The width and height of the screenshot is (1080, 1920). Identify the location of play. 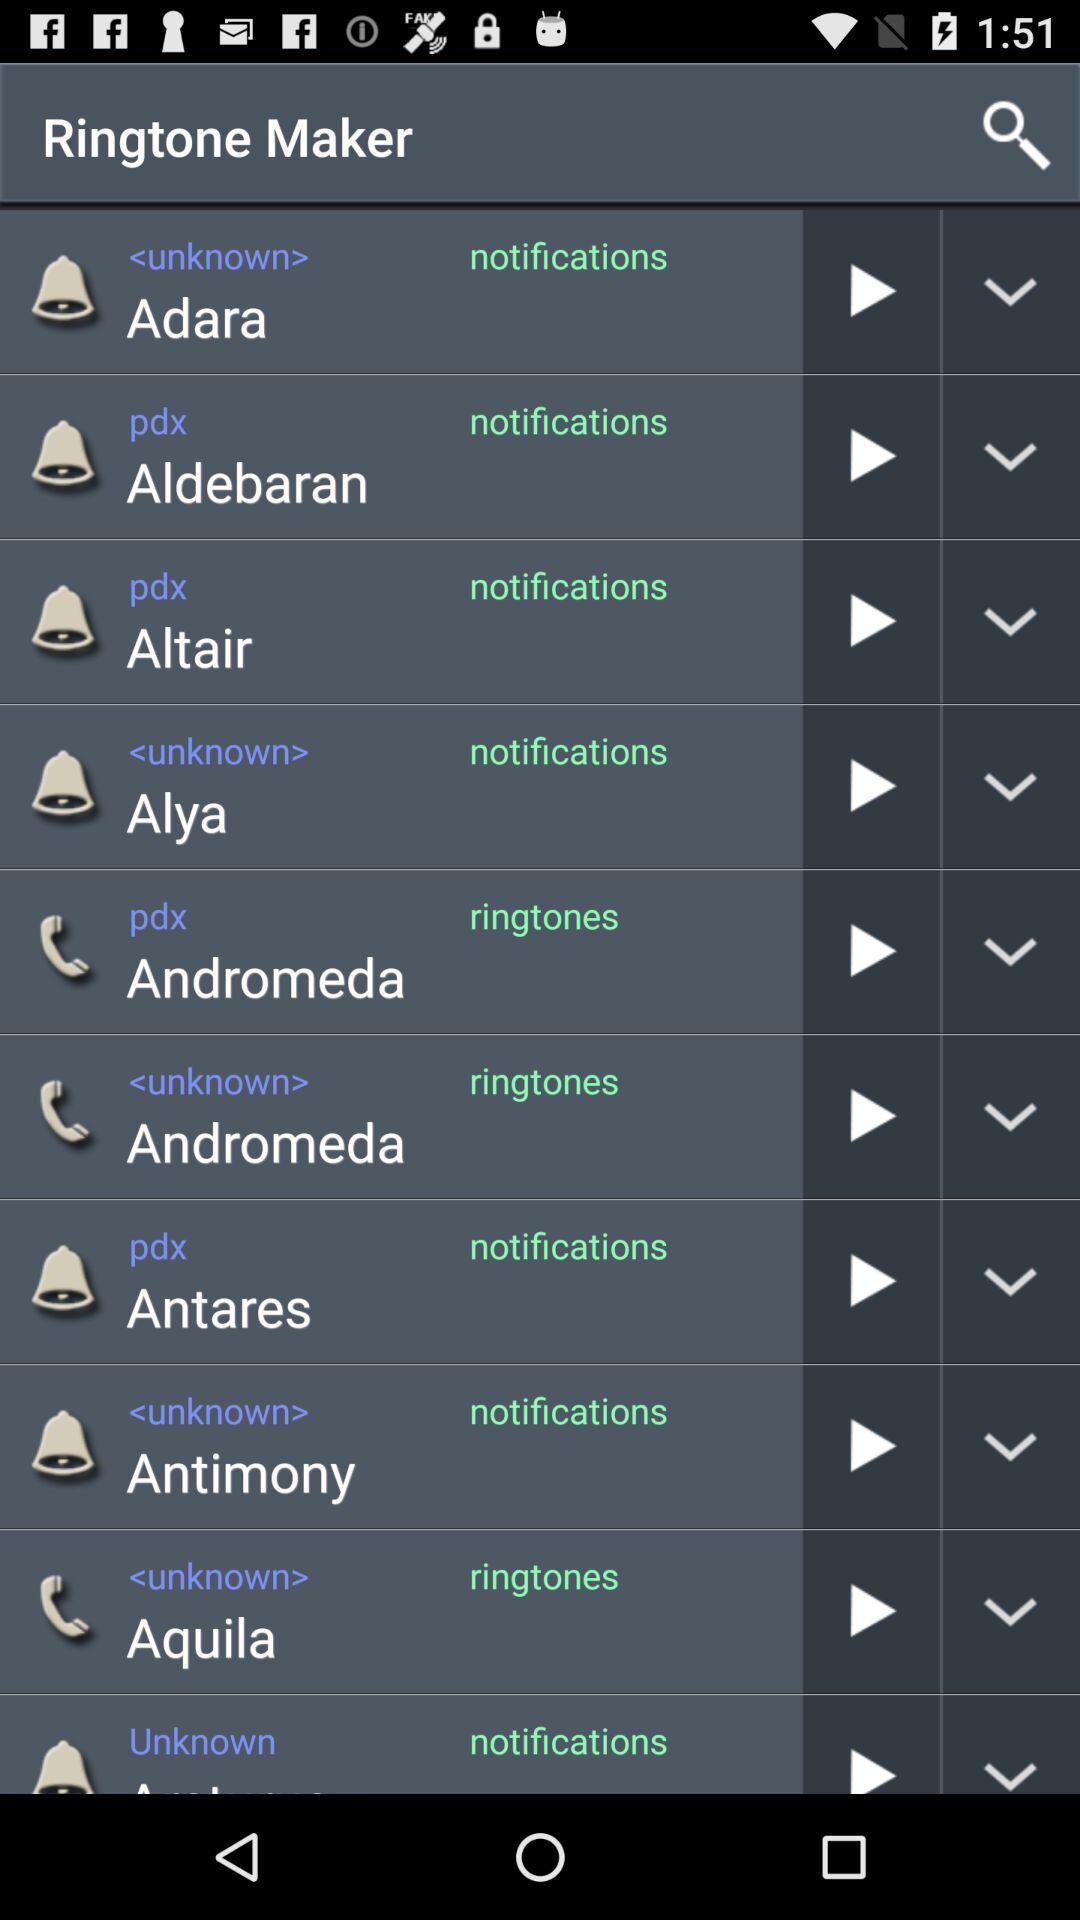
(870, 1281).